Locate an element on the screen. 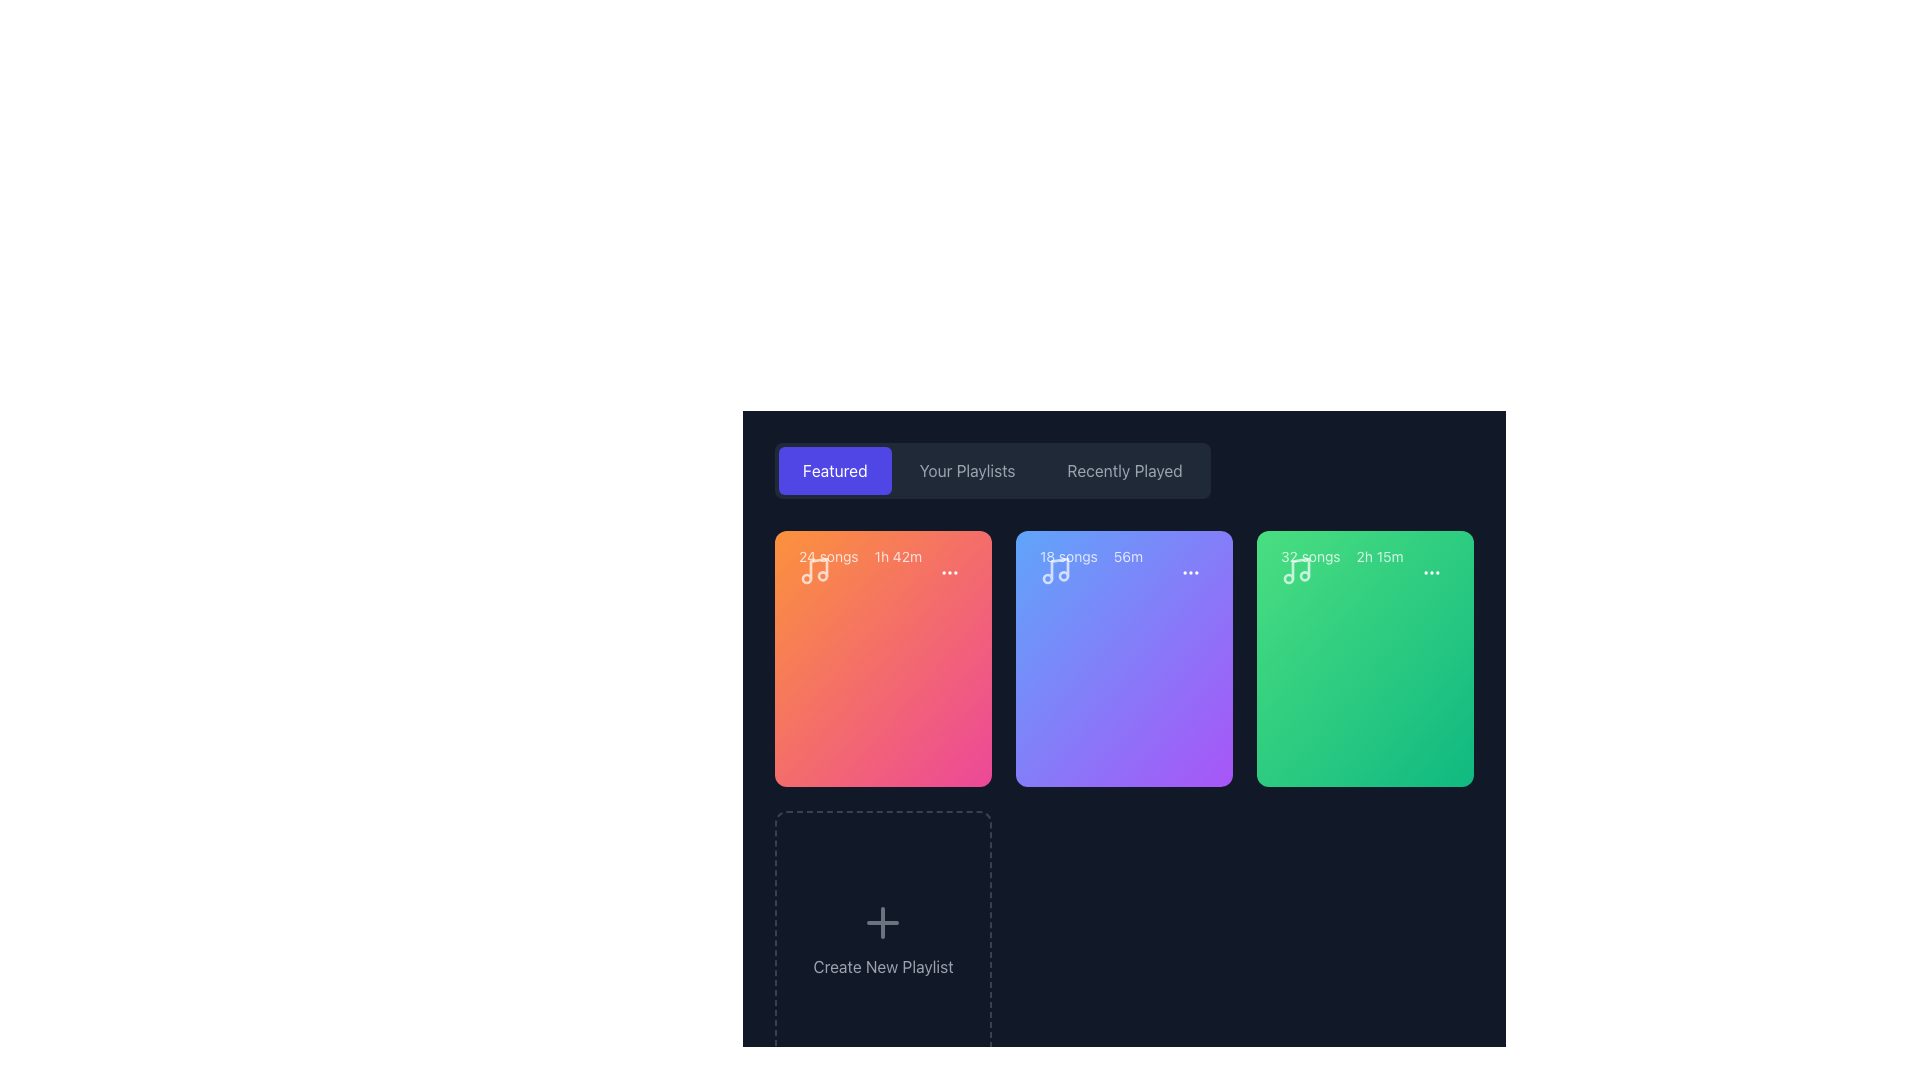 This screenshot has width=1920, height=1080. the text label 'Summer Vibes' which serves as a title for the associated playlist, positioned above '24 songs' and '1h 42m' is located at coordinates (880, 494).